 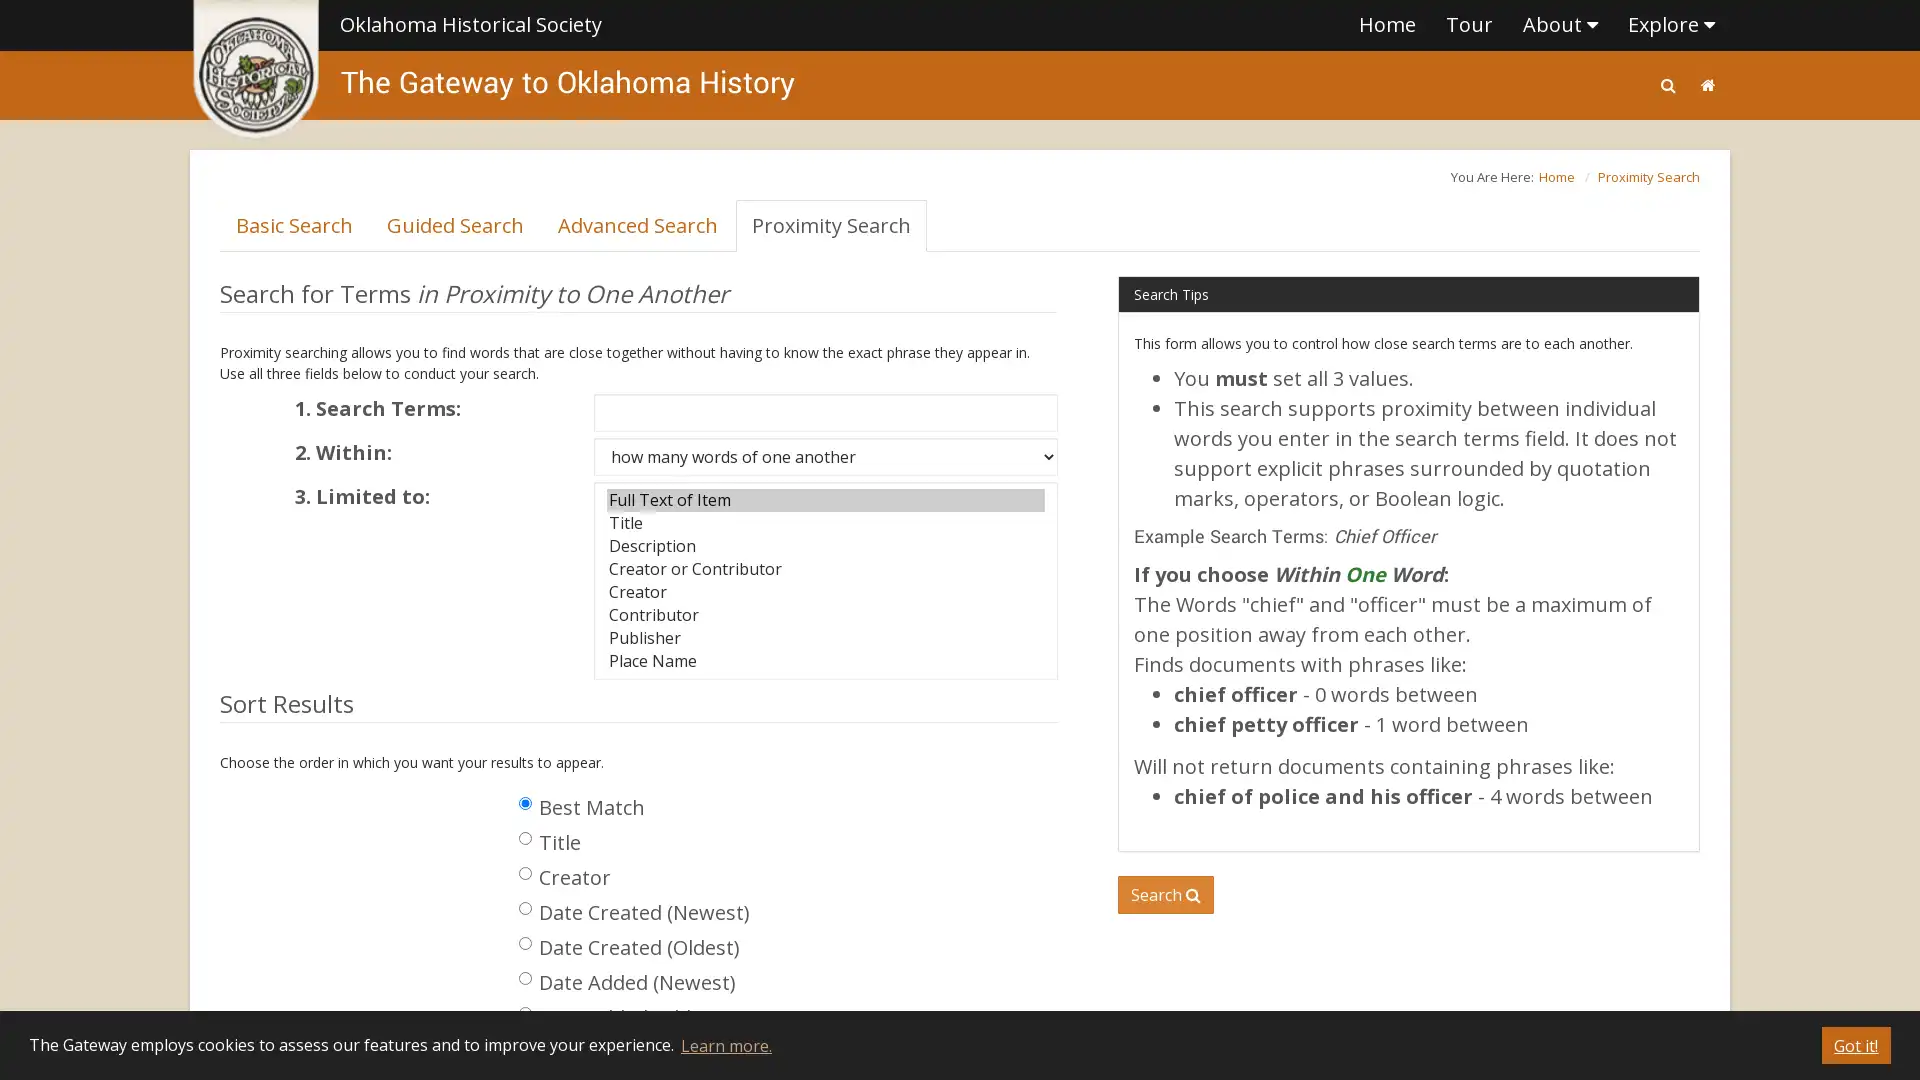 I want to click on dismiss cookie message, so click(x=1855, y=1044).